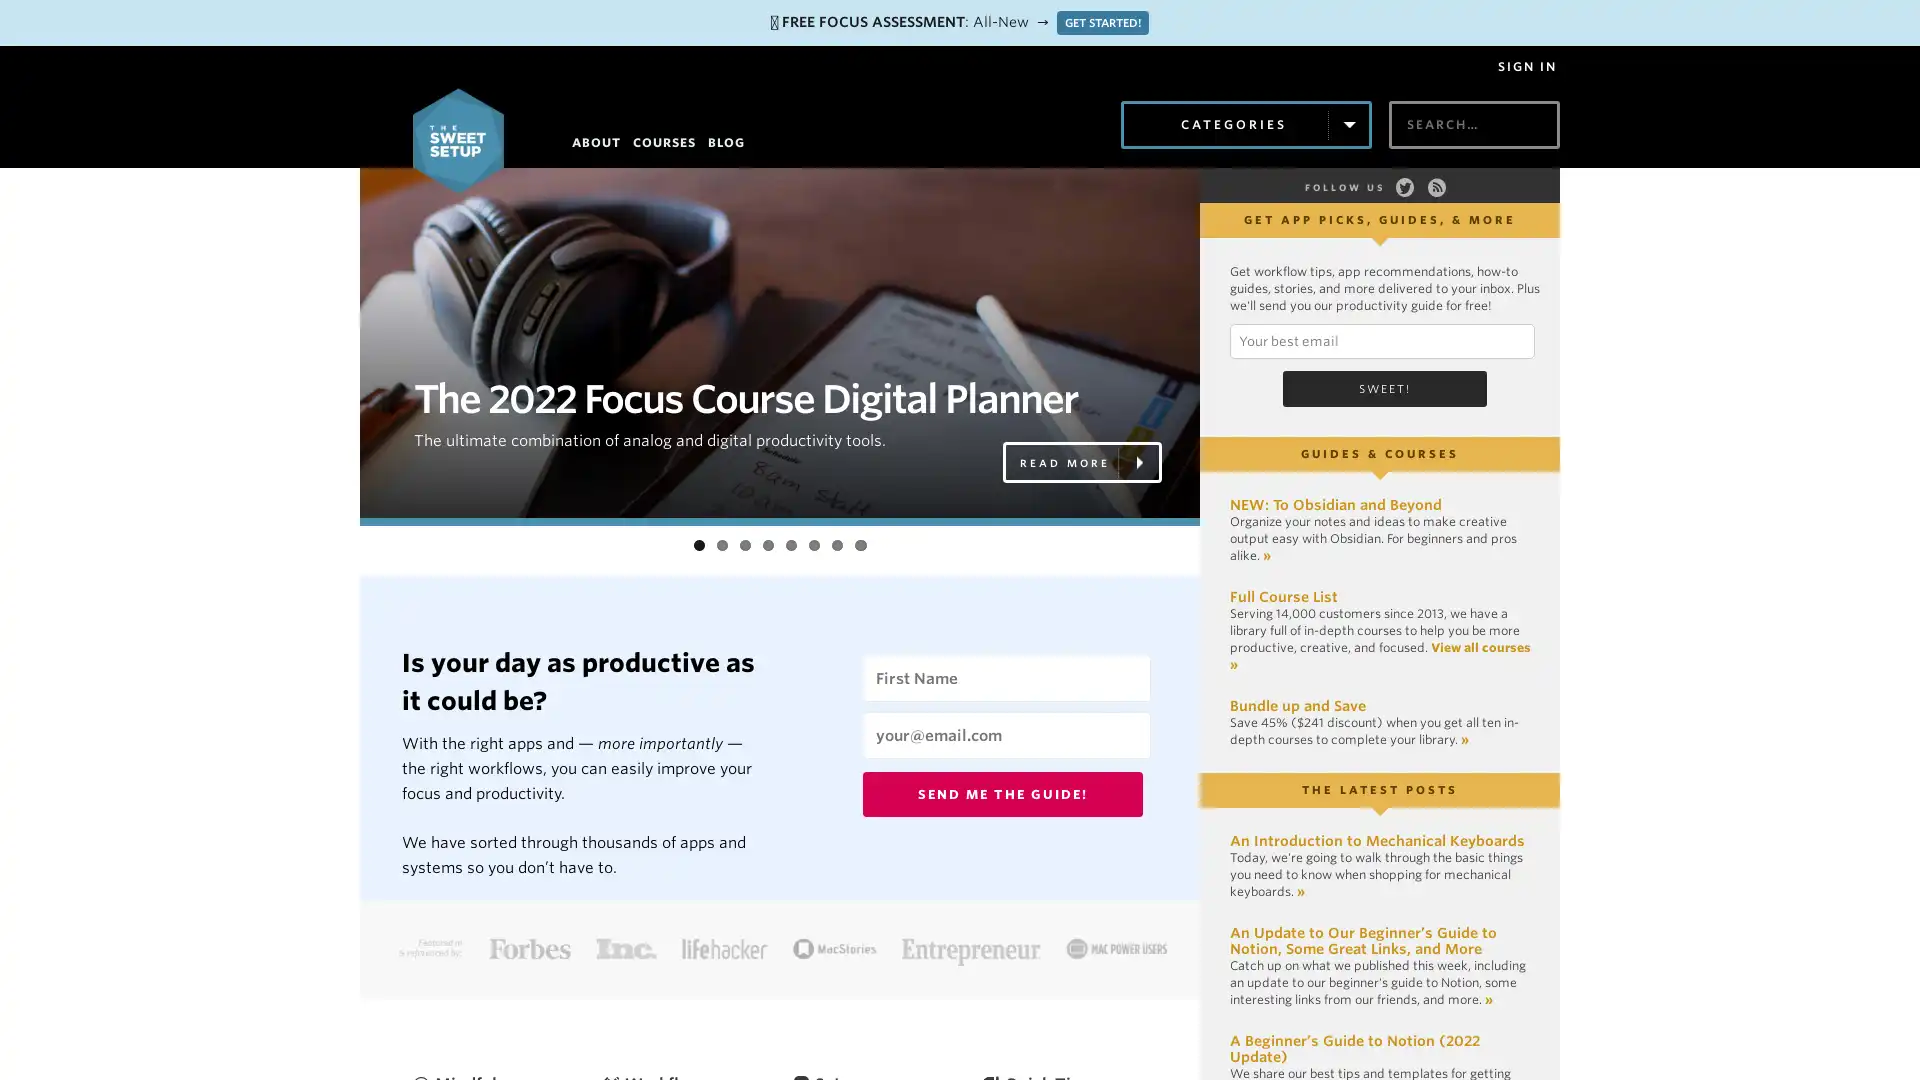 The image size is (1920, 1080). I want to click on Sweet!, so click(1383, 386).